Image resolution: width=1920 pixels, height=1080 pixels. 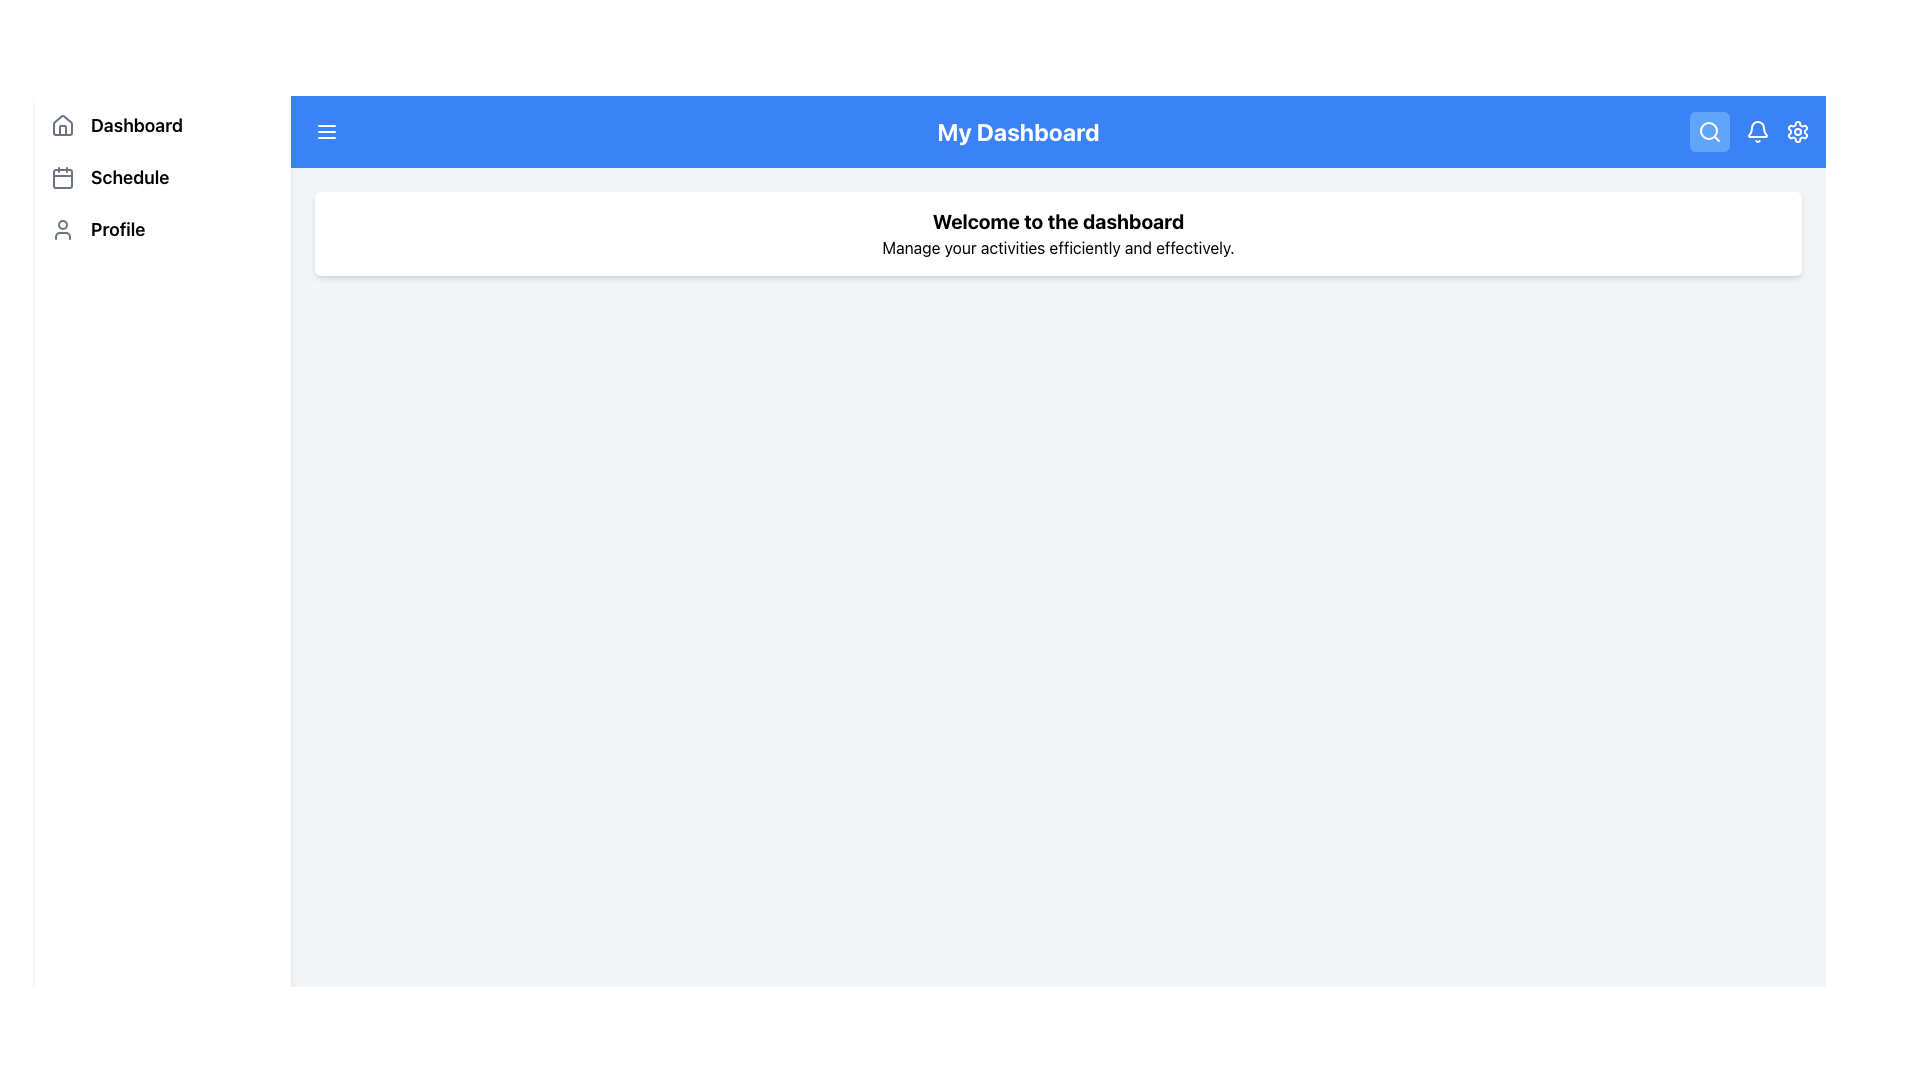 I want to click on the 'Profile' text label in the left sidebar menu, so click(x=117, y=229).